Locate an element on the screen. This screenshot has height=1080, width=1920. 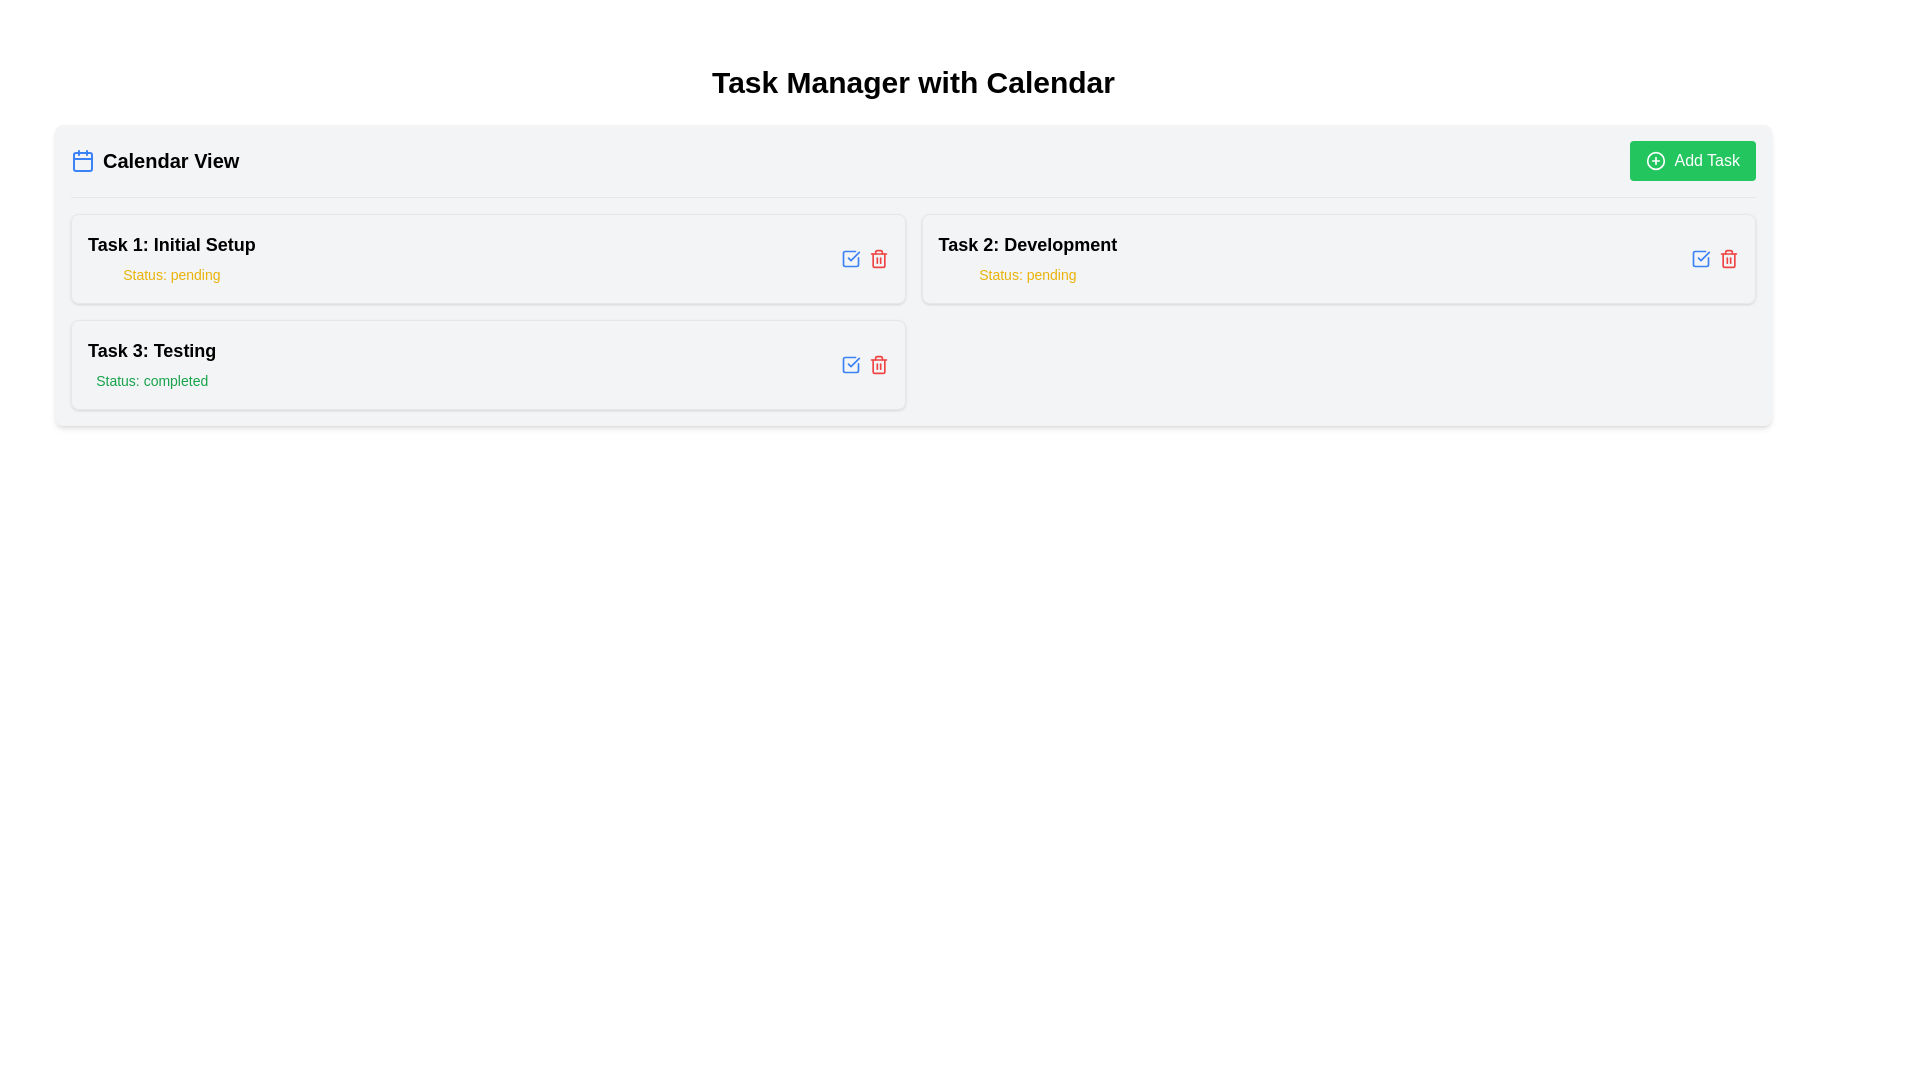
task title ('Task 3: Testing') and its completion status ('completed') displayed in the Text component located in the second row's left column under the 'Task 1: Initial Setup' card is located at coordinates (151, 365).